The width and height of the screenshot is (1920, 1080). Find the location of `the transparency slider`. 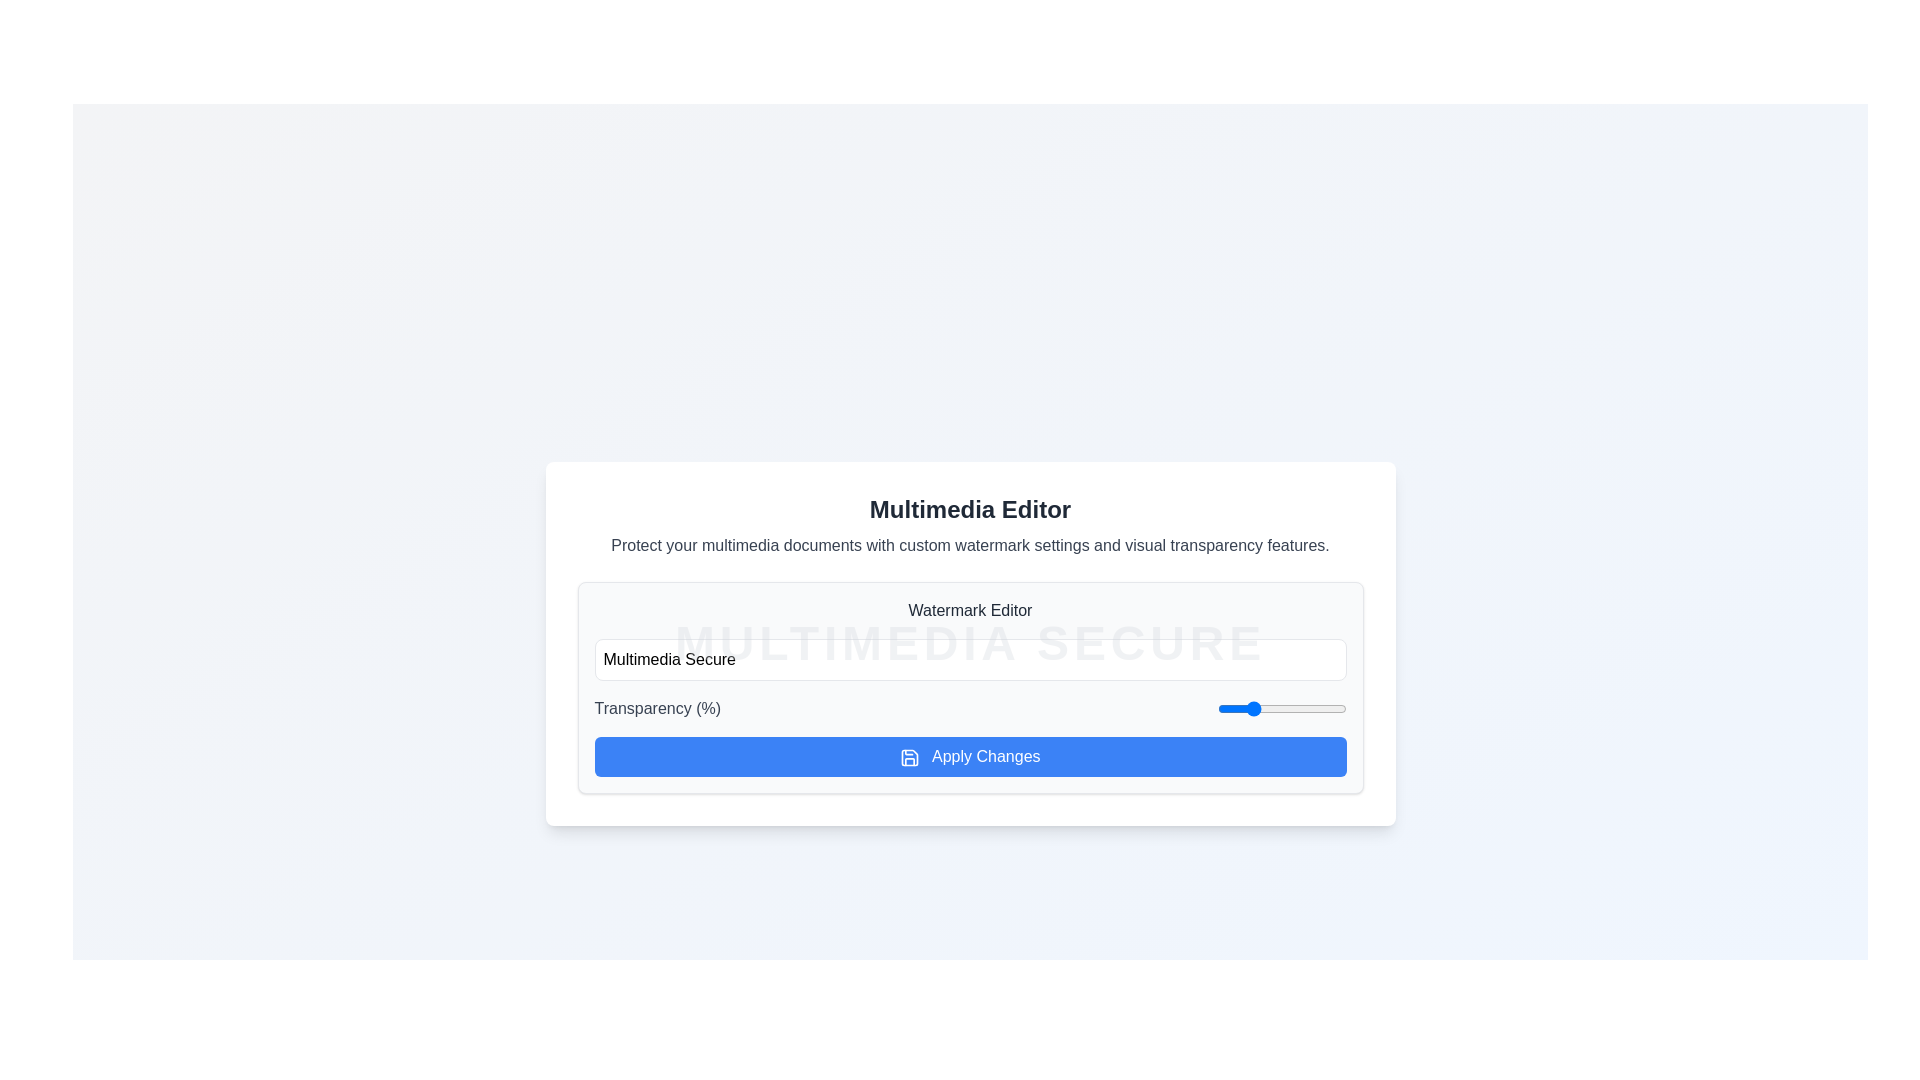

the transparency slider is located at coordinates (1294, 708).